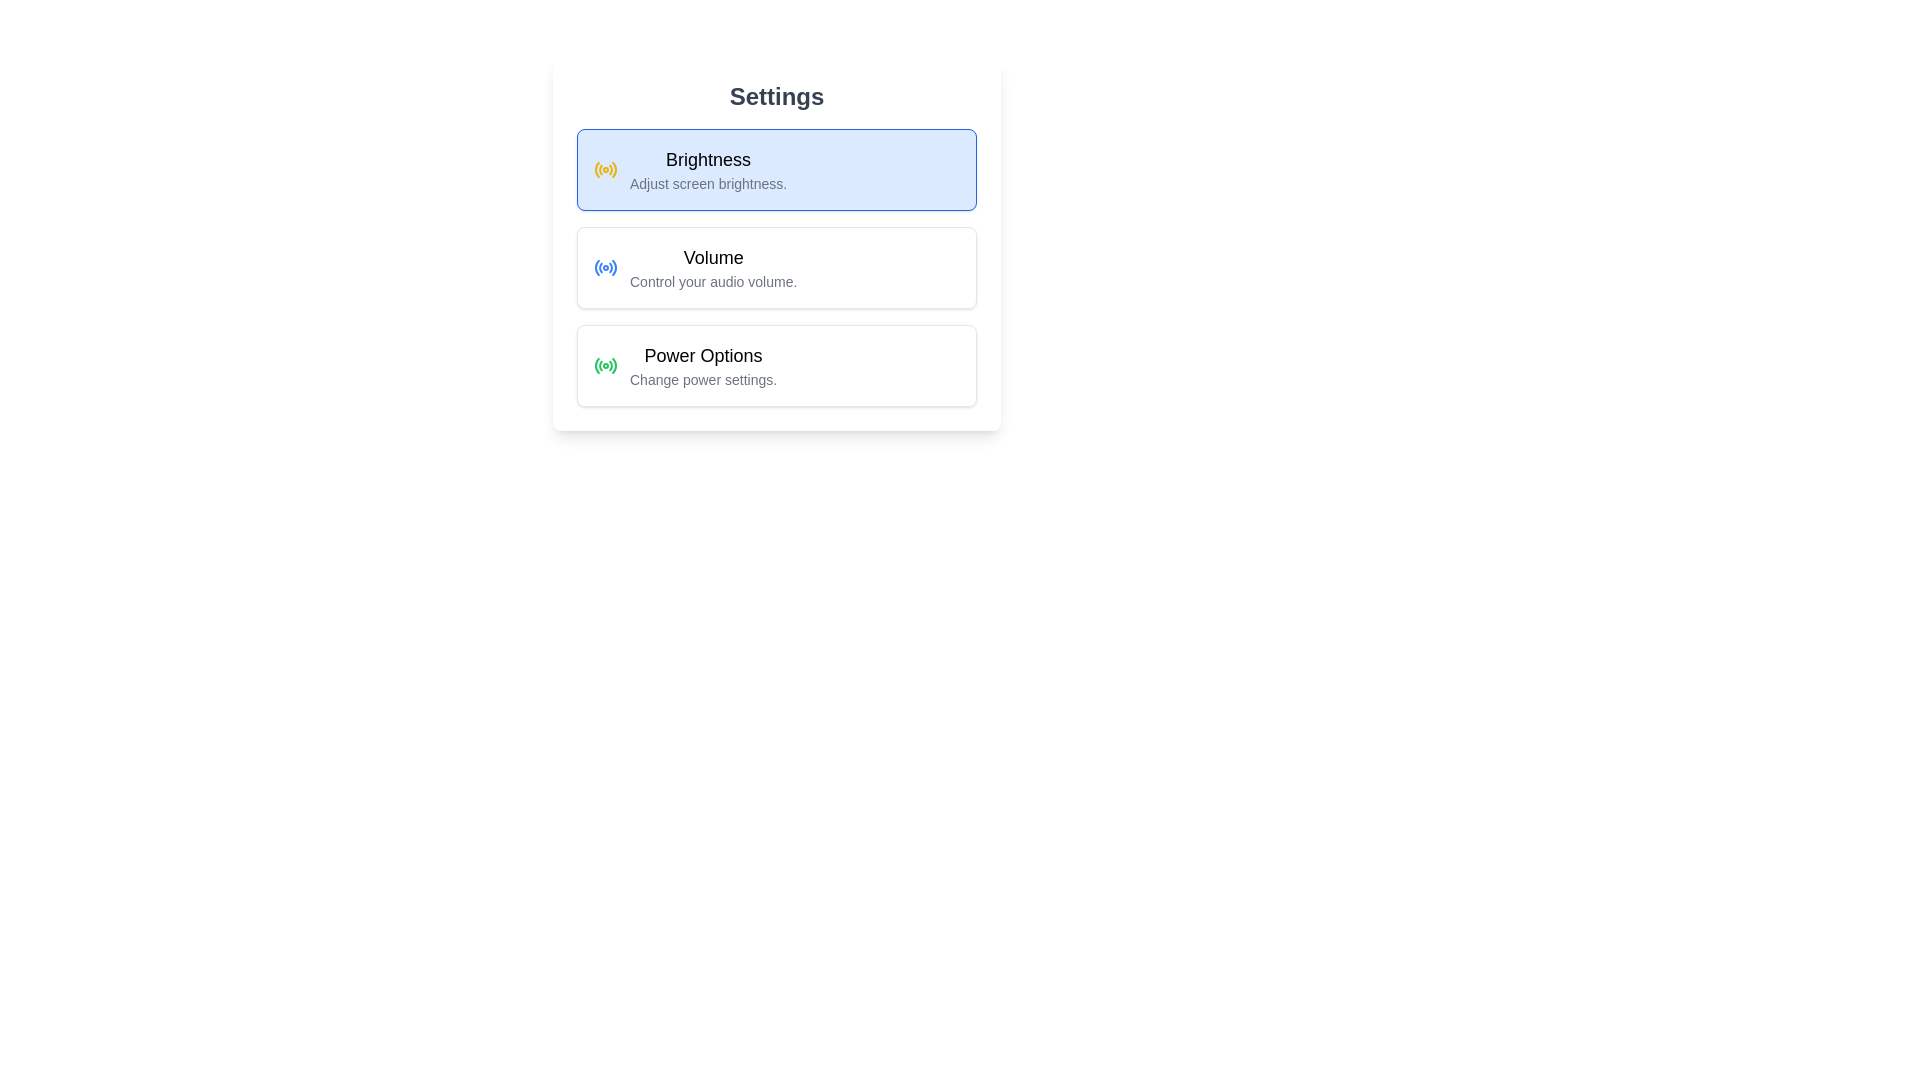 This screenshot has width=1920, height=1080. I want to click on the static informational text that reads 'Control your audio volume.', located below the 'Volume' heading in the settings panel, so click(713, 281).